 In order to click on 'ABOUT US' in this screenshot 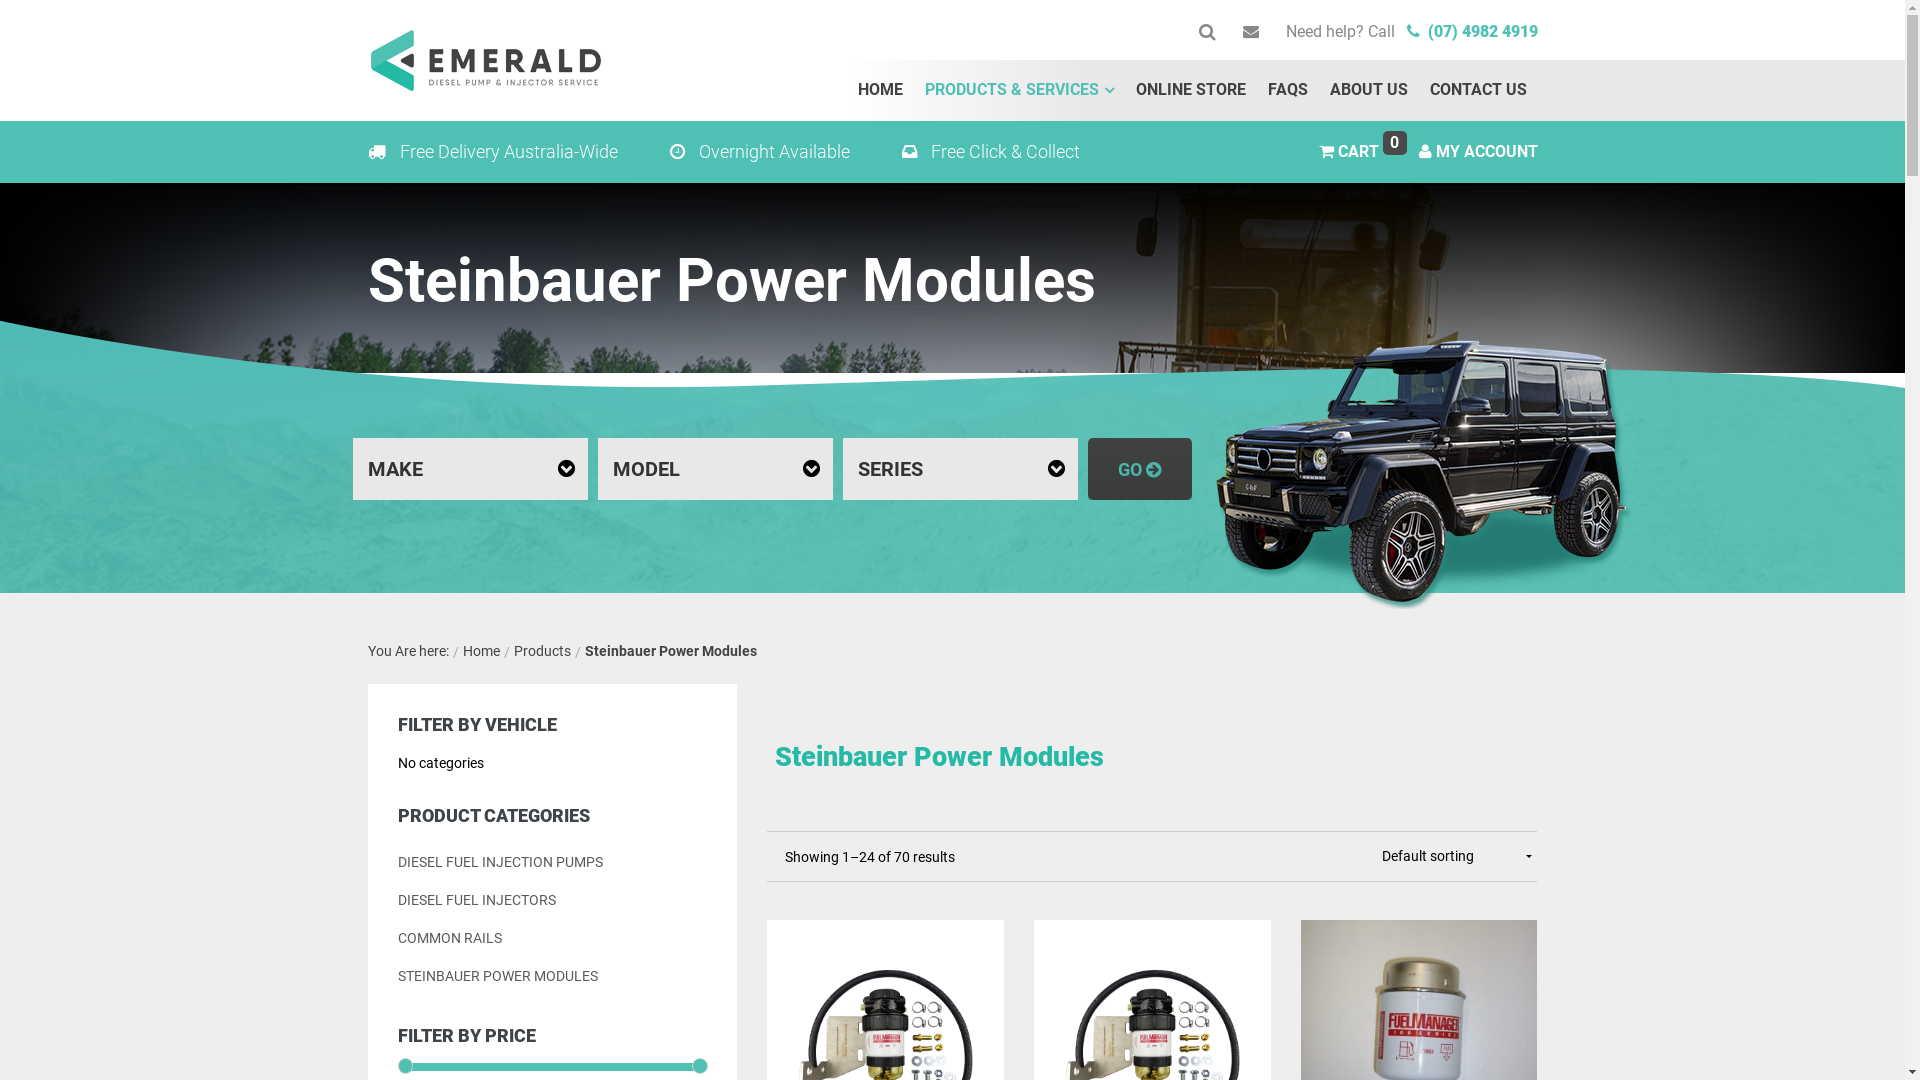, I will do `click(1367, 88)`.